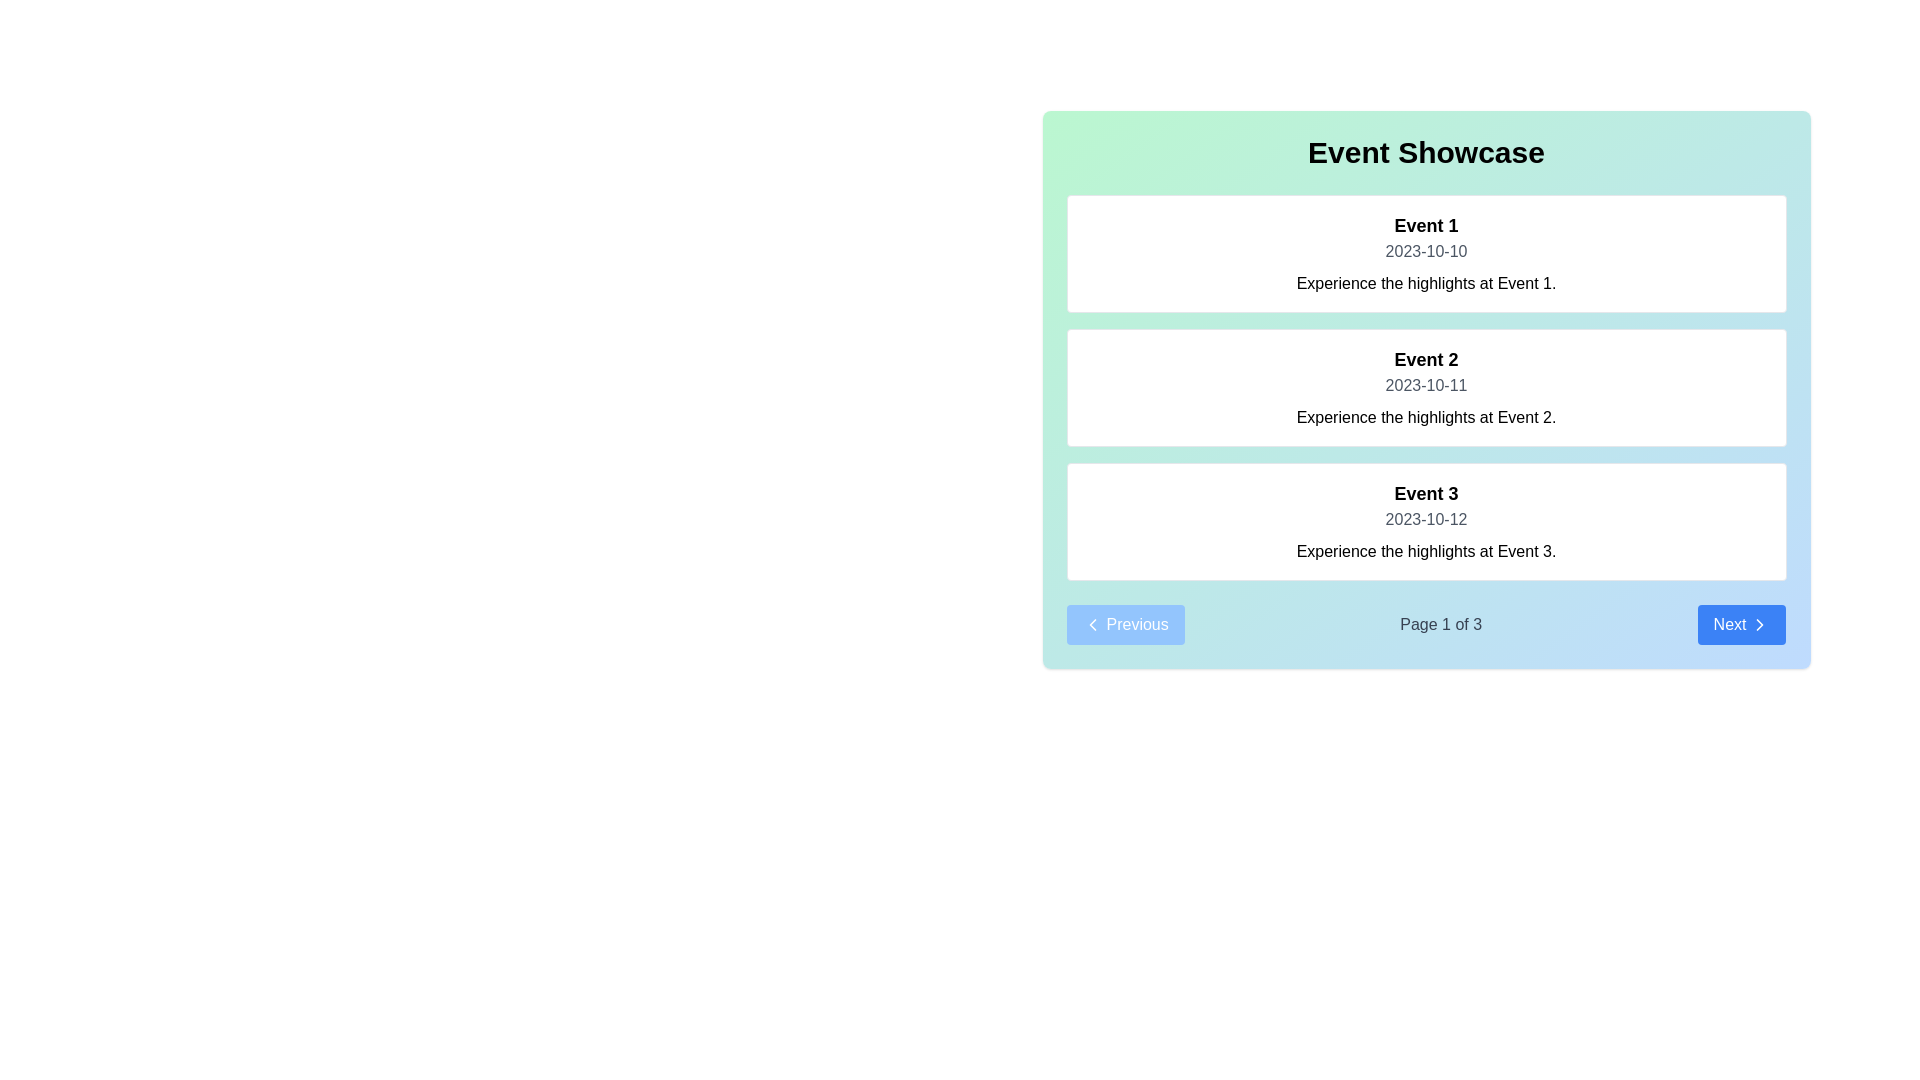 This screenshot has width=1920, height=1080. Describe the element at coordinates (1425, 388) in the screenshot. I see `informational card titled 'Event 2' which contains the date '2023-10-11' and description 'Experience the highlights at Event 2.'` at that location.